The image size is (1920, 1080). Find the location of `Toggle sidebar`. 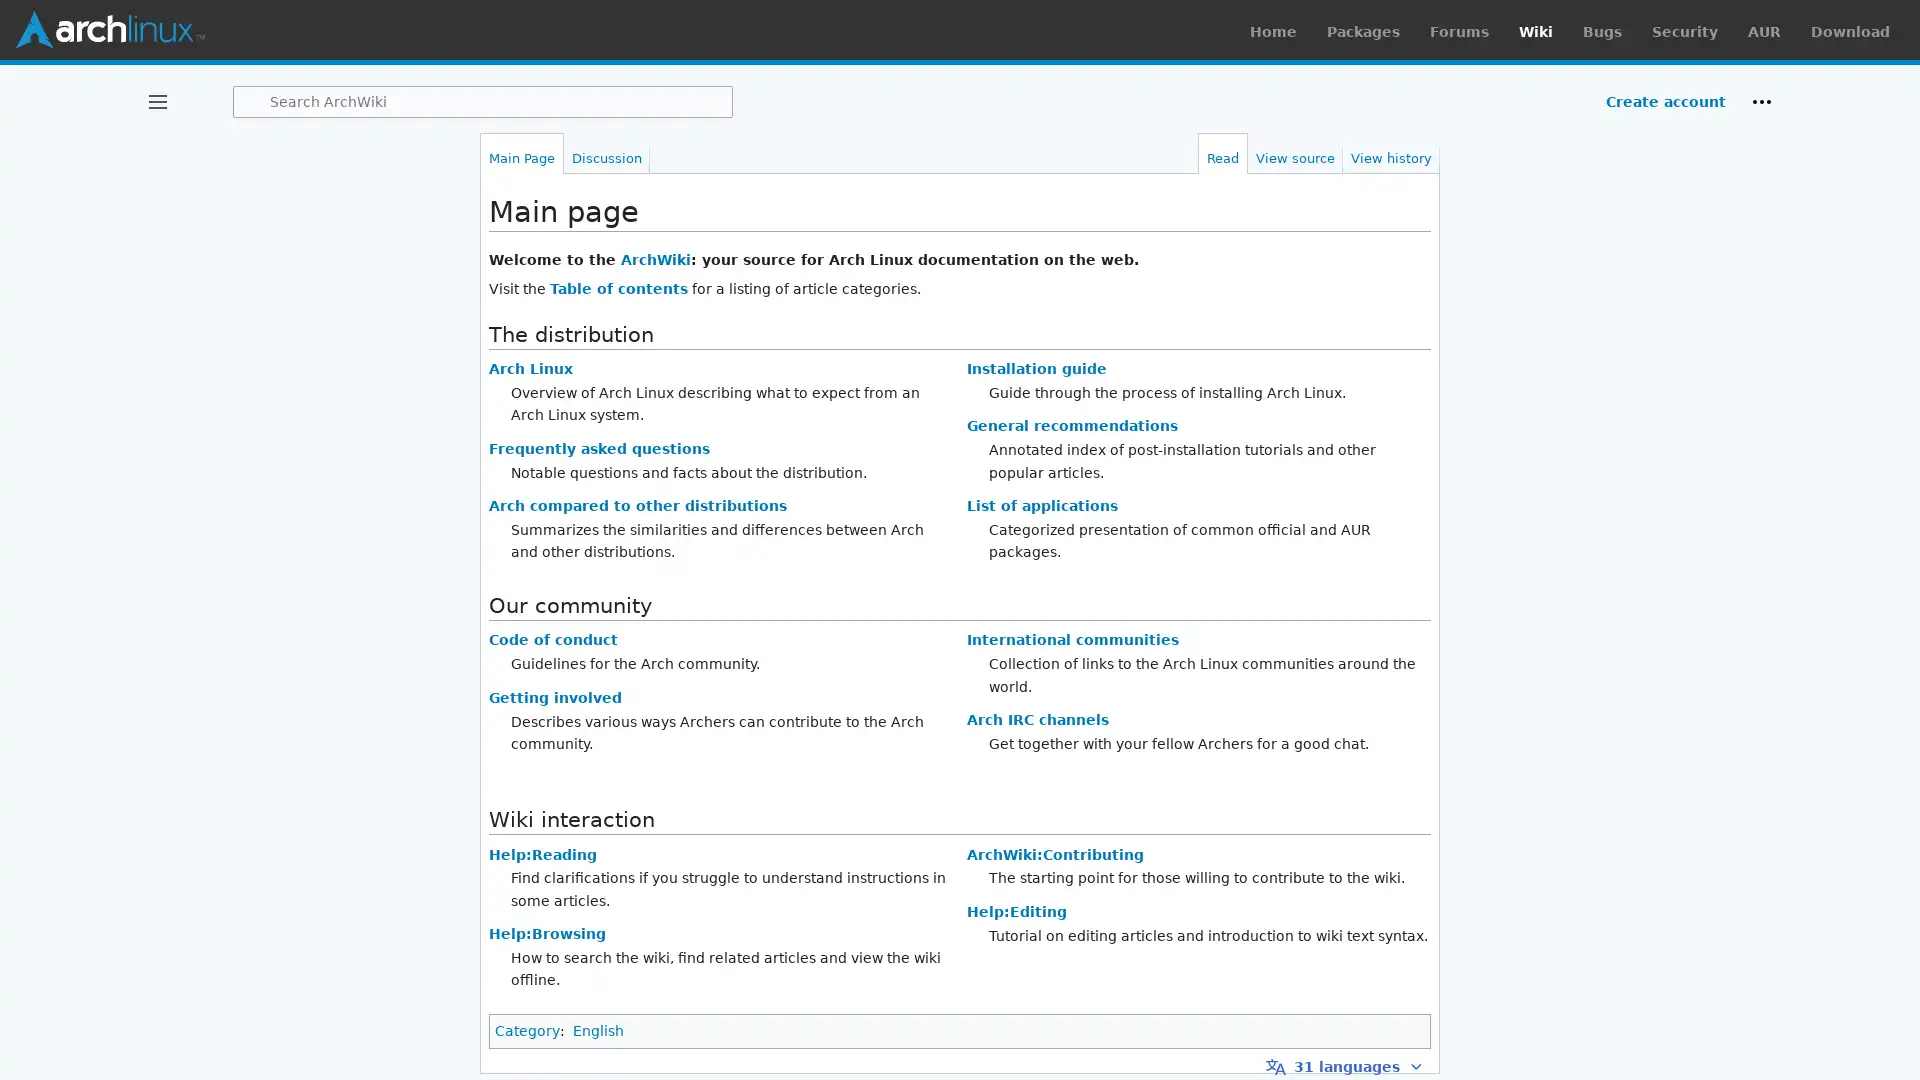

Toggle sidebar is located at coordinates (157, 101).